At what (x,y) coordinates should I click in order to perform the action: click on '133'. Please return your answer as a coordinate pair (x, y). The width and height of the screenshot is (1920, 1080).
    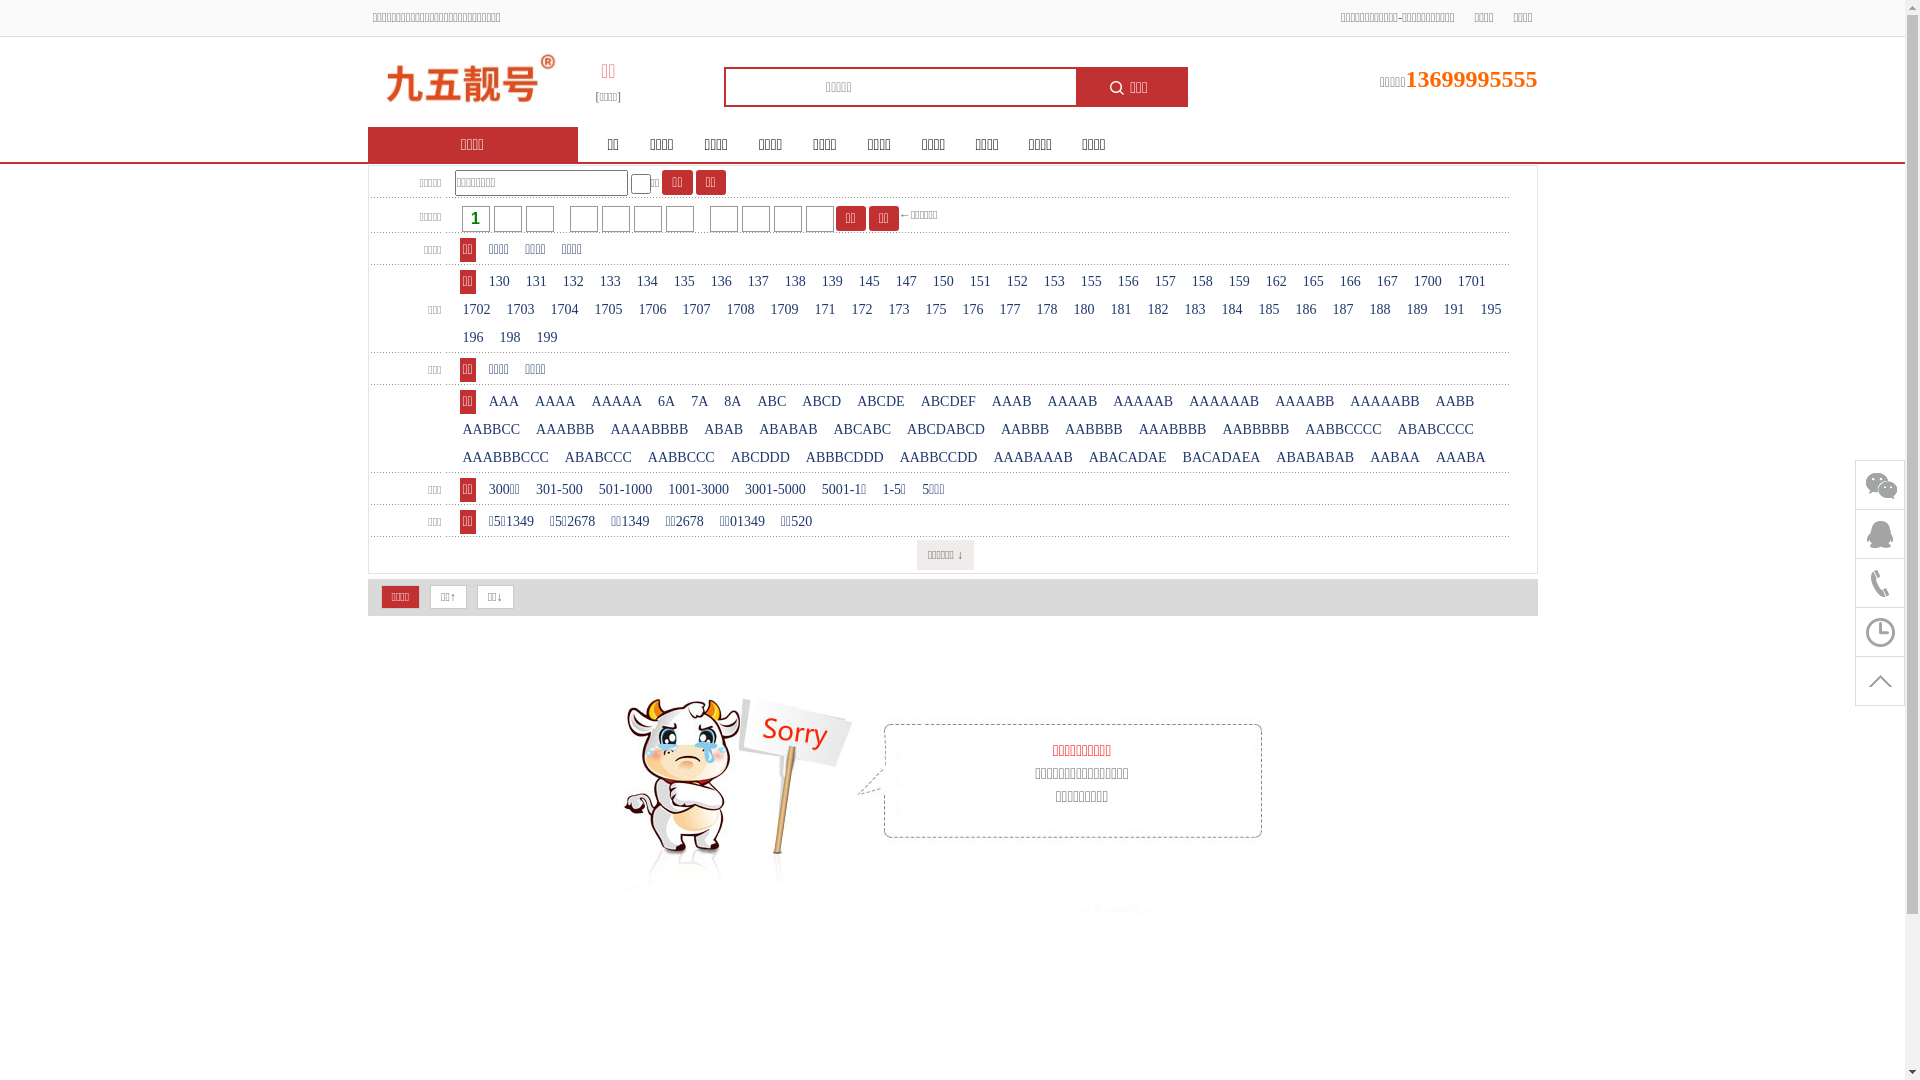
    Looking at the image, I should click on (609, 281).